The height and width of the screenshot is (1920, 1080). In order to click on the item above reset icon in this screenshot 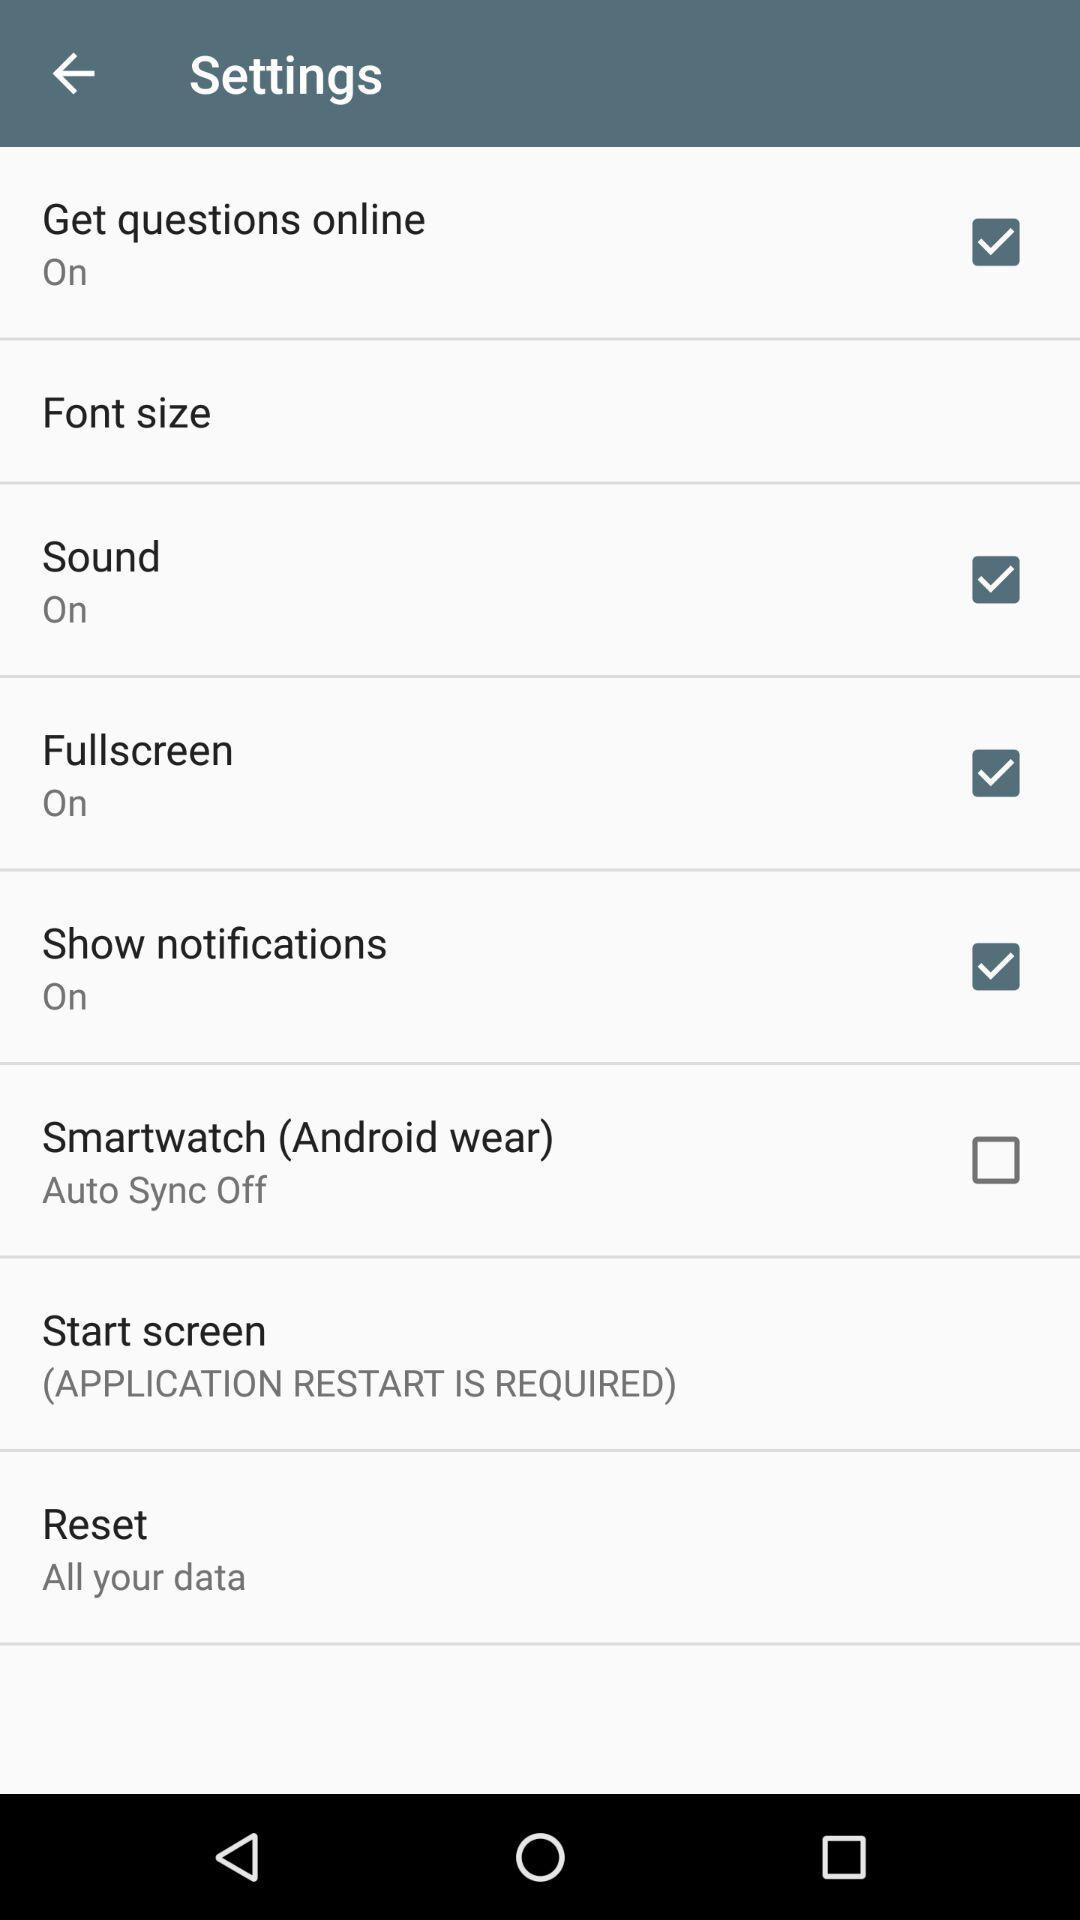, I will do `click(358, 1381)`.